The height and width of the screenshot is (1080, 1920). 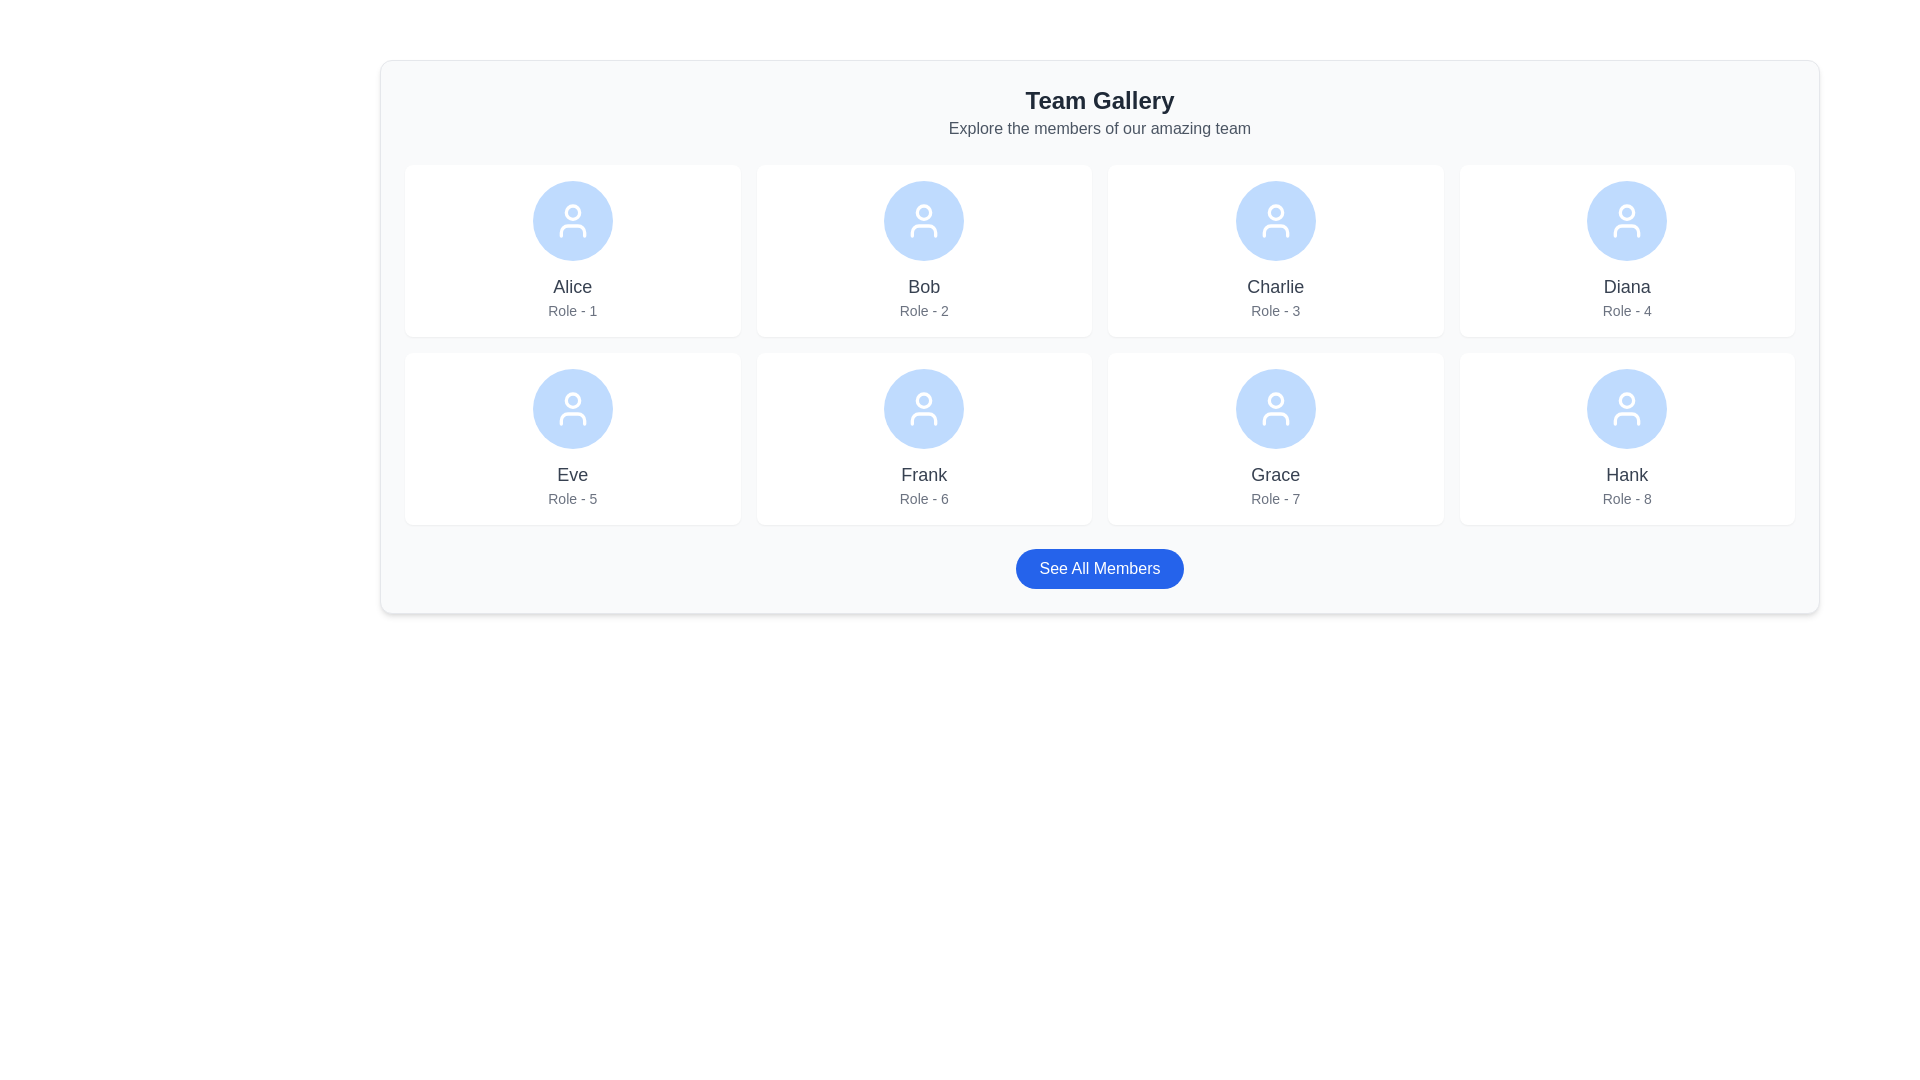 I want to click on the circular user icon with a light blue background, located in the top-left card labeled 'Alice Role - 1' in the 'Team Gallery' section, so click(x=571, y=212).